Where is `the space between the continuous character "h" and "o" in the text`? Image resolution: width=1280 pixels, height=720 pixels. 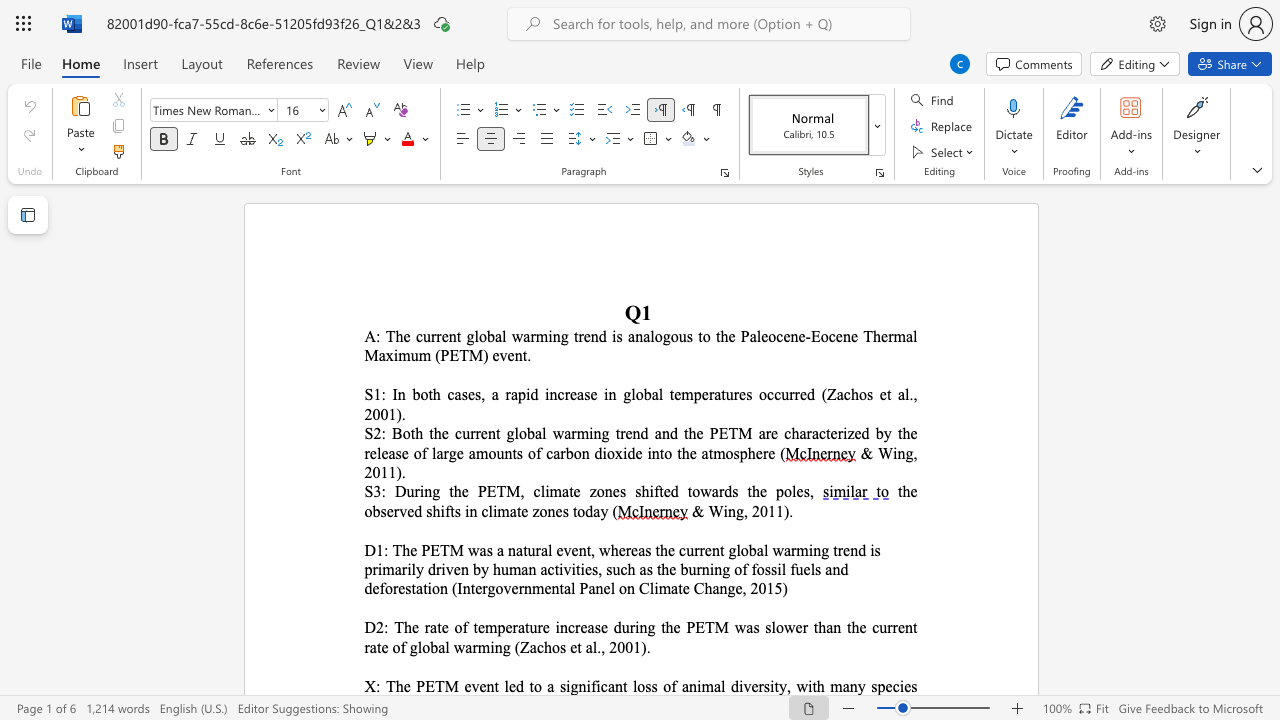 the space between the continuous character "h" and "o" in the text is located at coordinates (858, 394).